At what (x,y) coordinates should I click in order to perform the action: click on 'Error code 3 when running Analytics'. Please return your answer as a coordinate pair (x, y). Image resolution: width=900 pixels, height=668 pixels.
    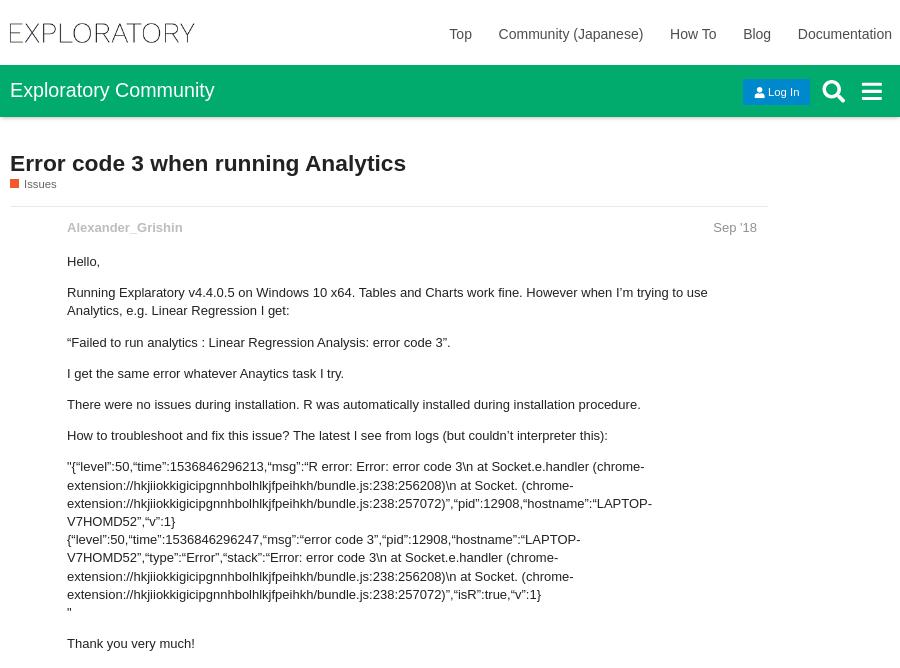
    Looking at the image, I should click on (207, 160).